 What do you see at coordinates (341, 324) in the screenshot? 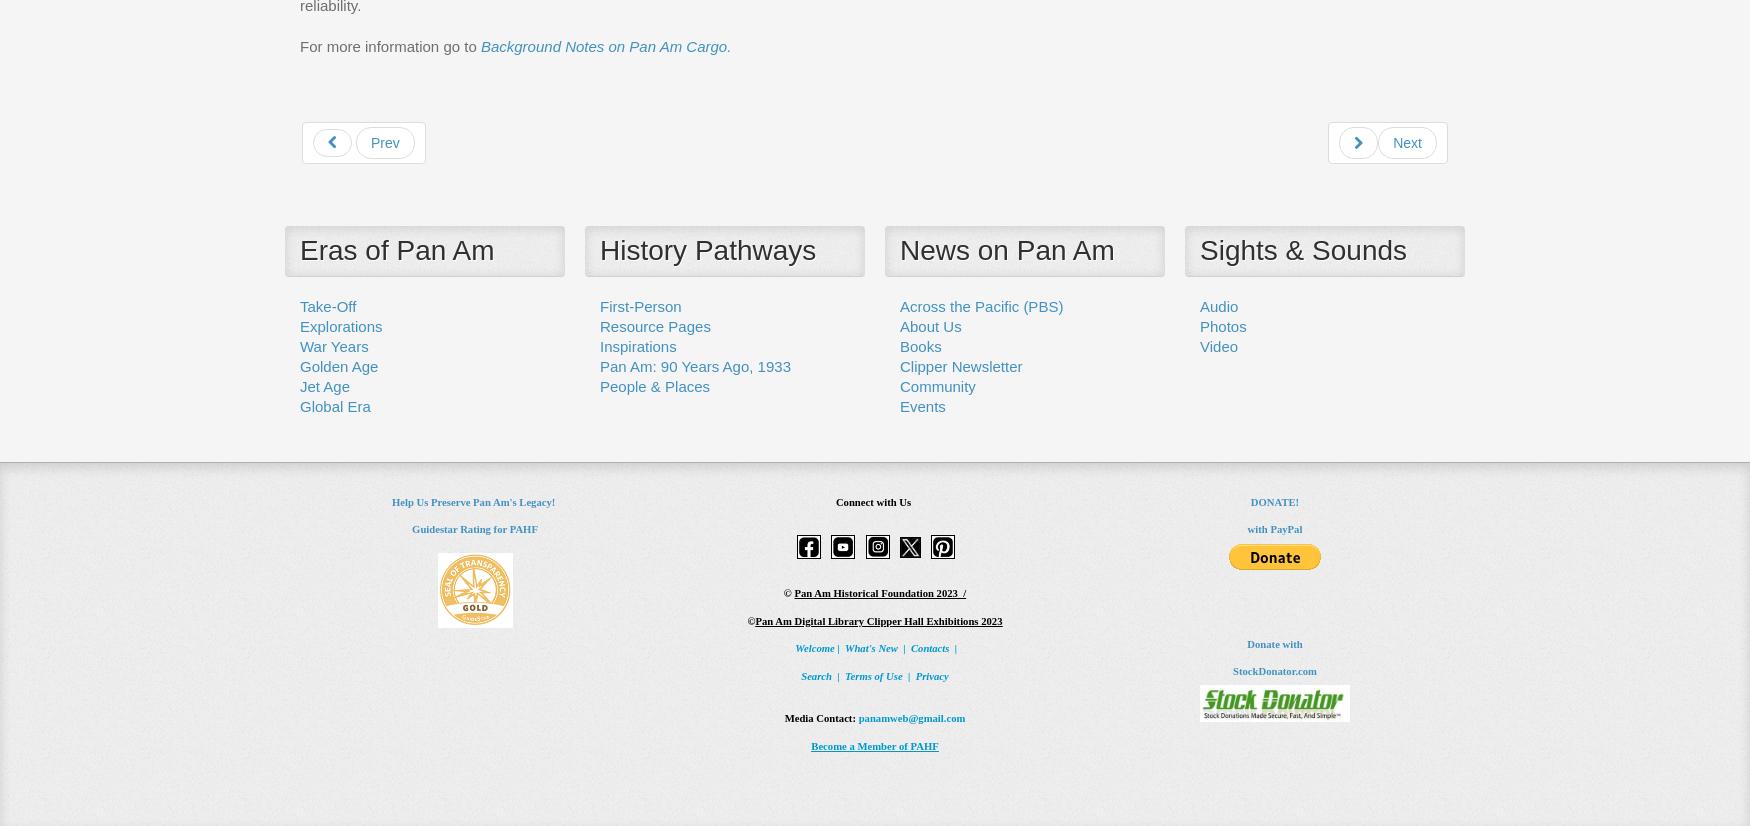
I see `'Explorations'` at bounding box center [341, 324].